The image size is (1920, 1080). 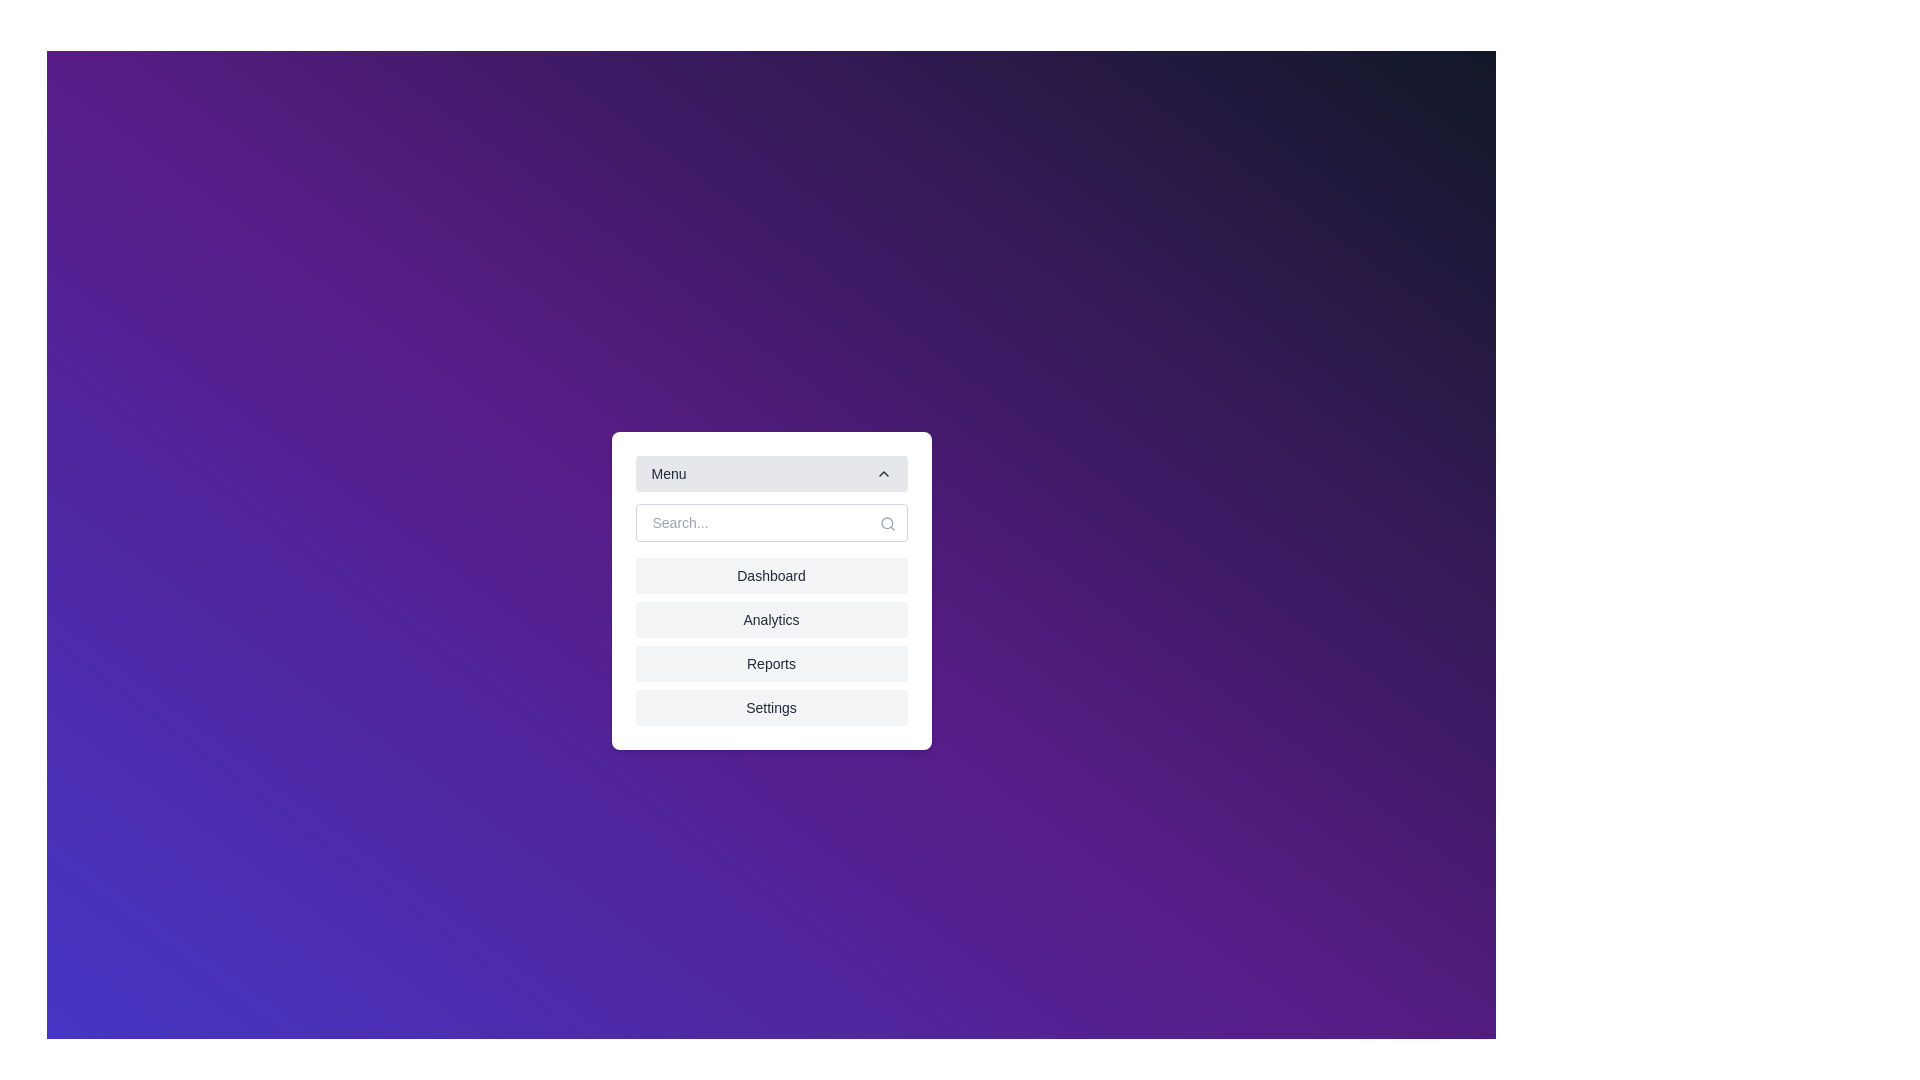 What do you see at coordinates (770, 663) in the screenshot?
I see `the menu option Reports` at bounding box center [770, 663].